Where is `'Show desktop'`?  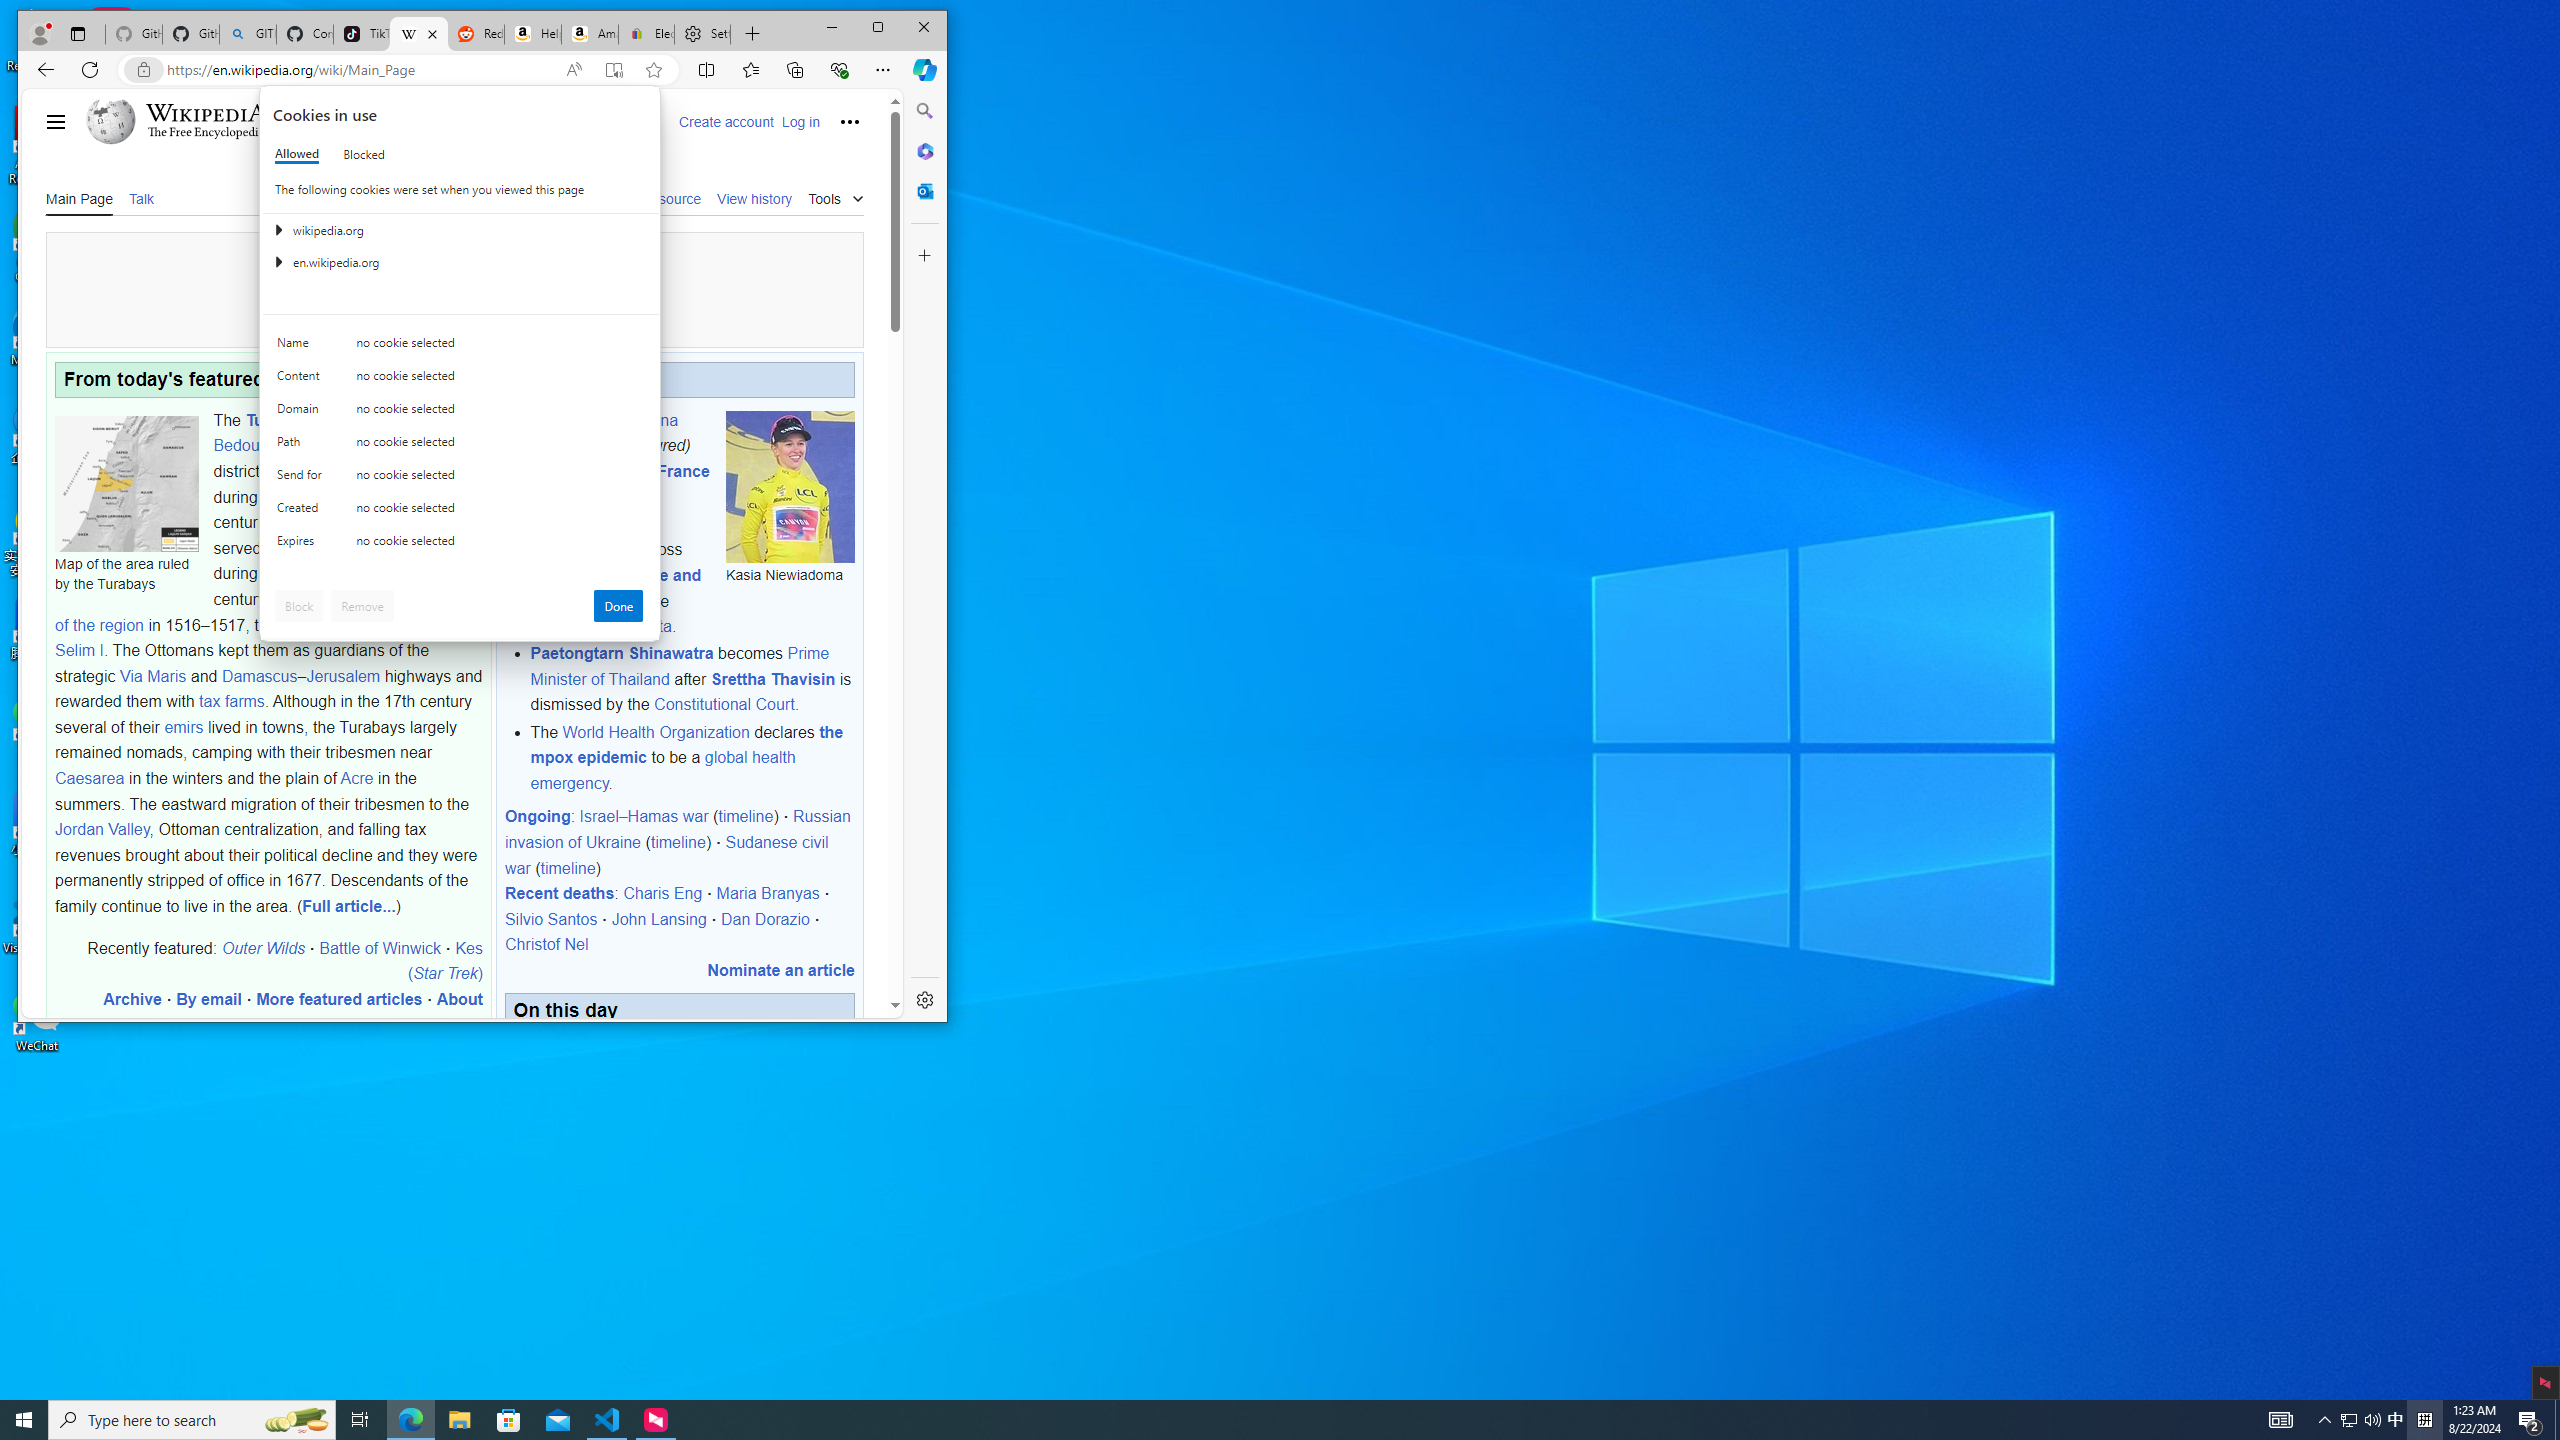 'Show desktop' is located at coordinates (2556, 1418).